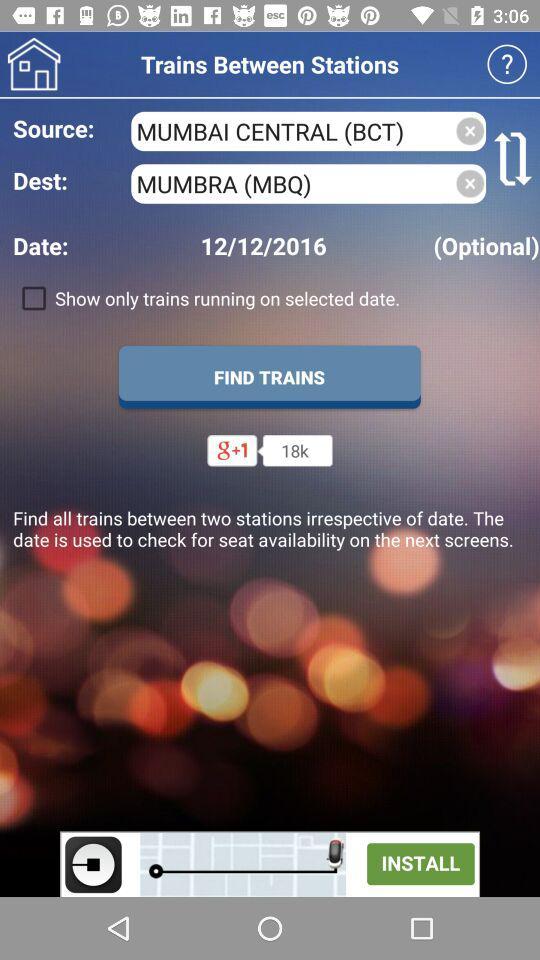 The height and width of the screenshot is (960, 540). I want to click on go home, so click(33, 64).